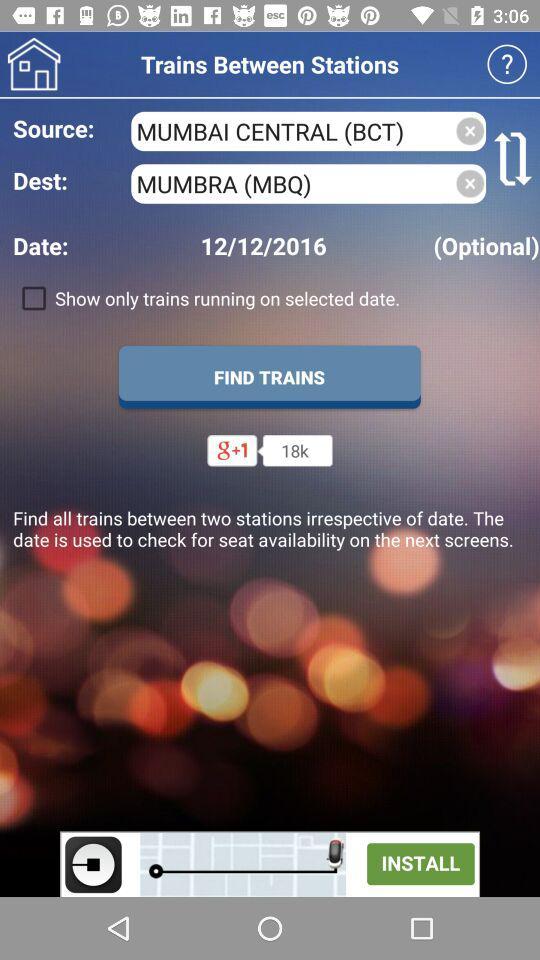 The height and width of the screenshot is (960, 540). I want to click on go home, so click(33, 64).